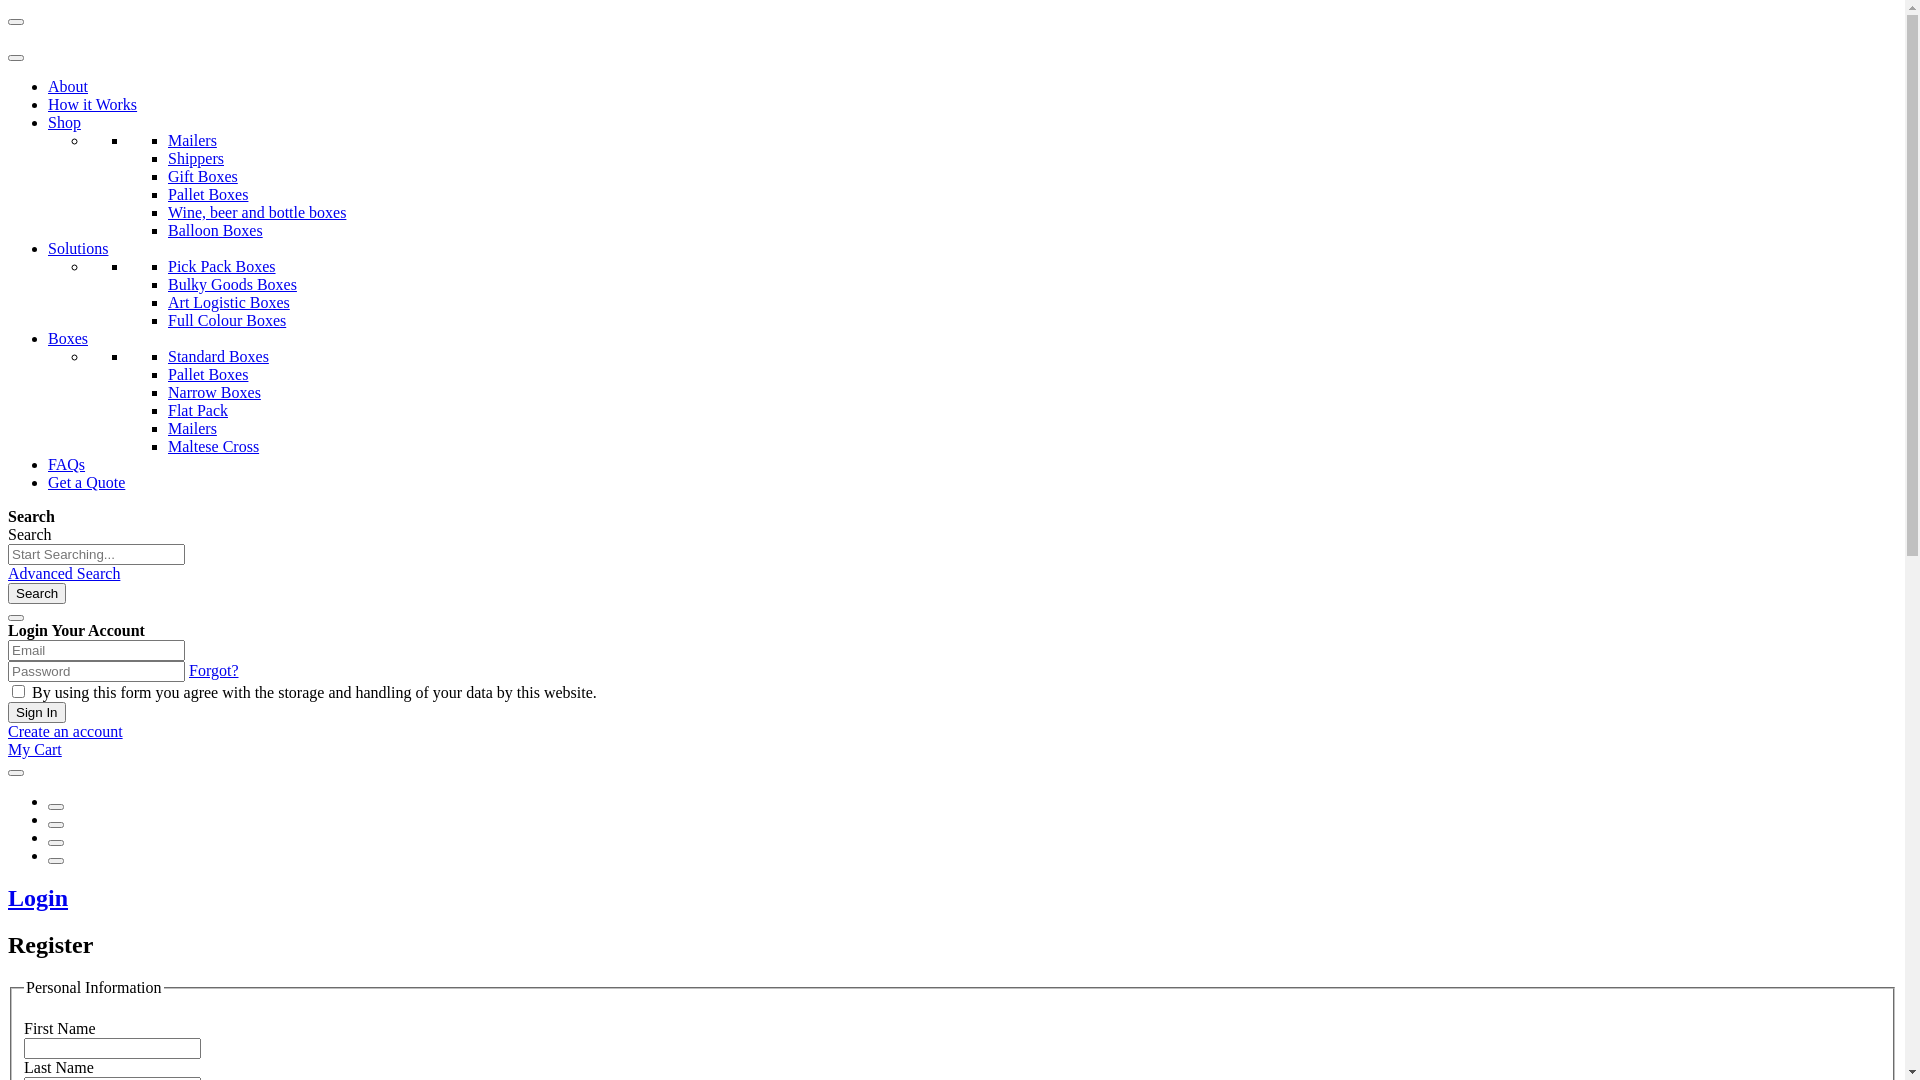 This screenshot has height=1080, width=1920. What do you see at coordinates (67, 337) in the screenshot?
I see `'Boxes'` at bounding box center [67, 337].